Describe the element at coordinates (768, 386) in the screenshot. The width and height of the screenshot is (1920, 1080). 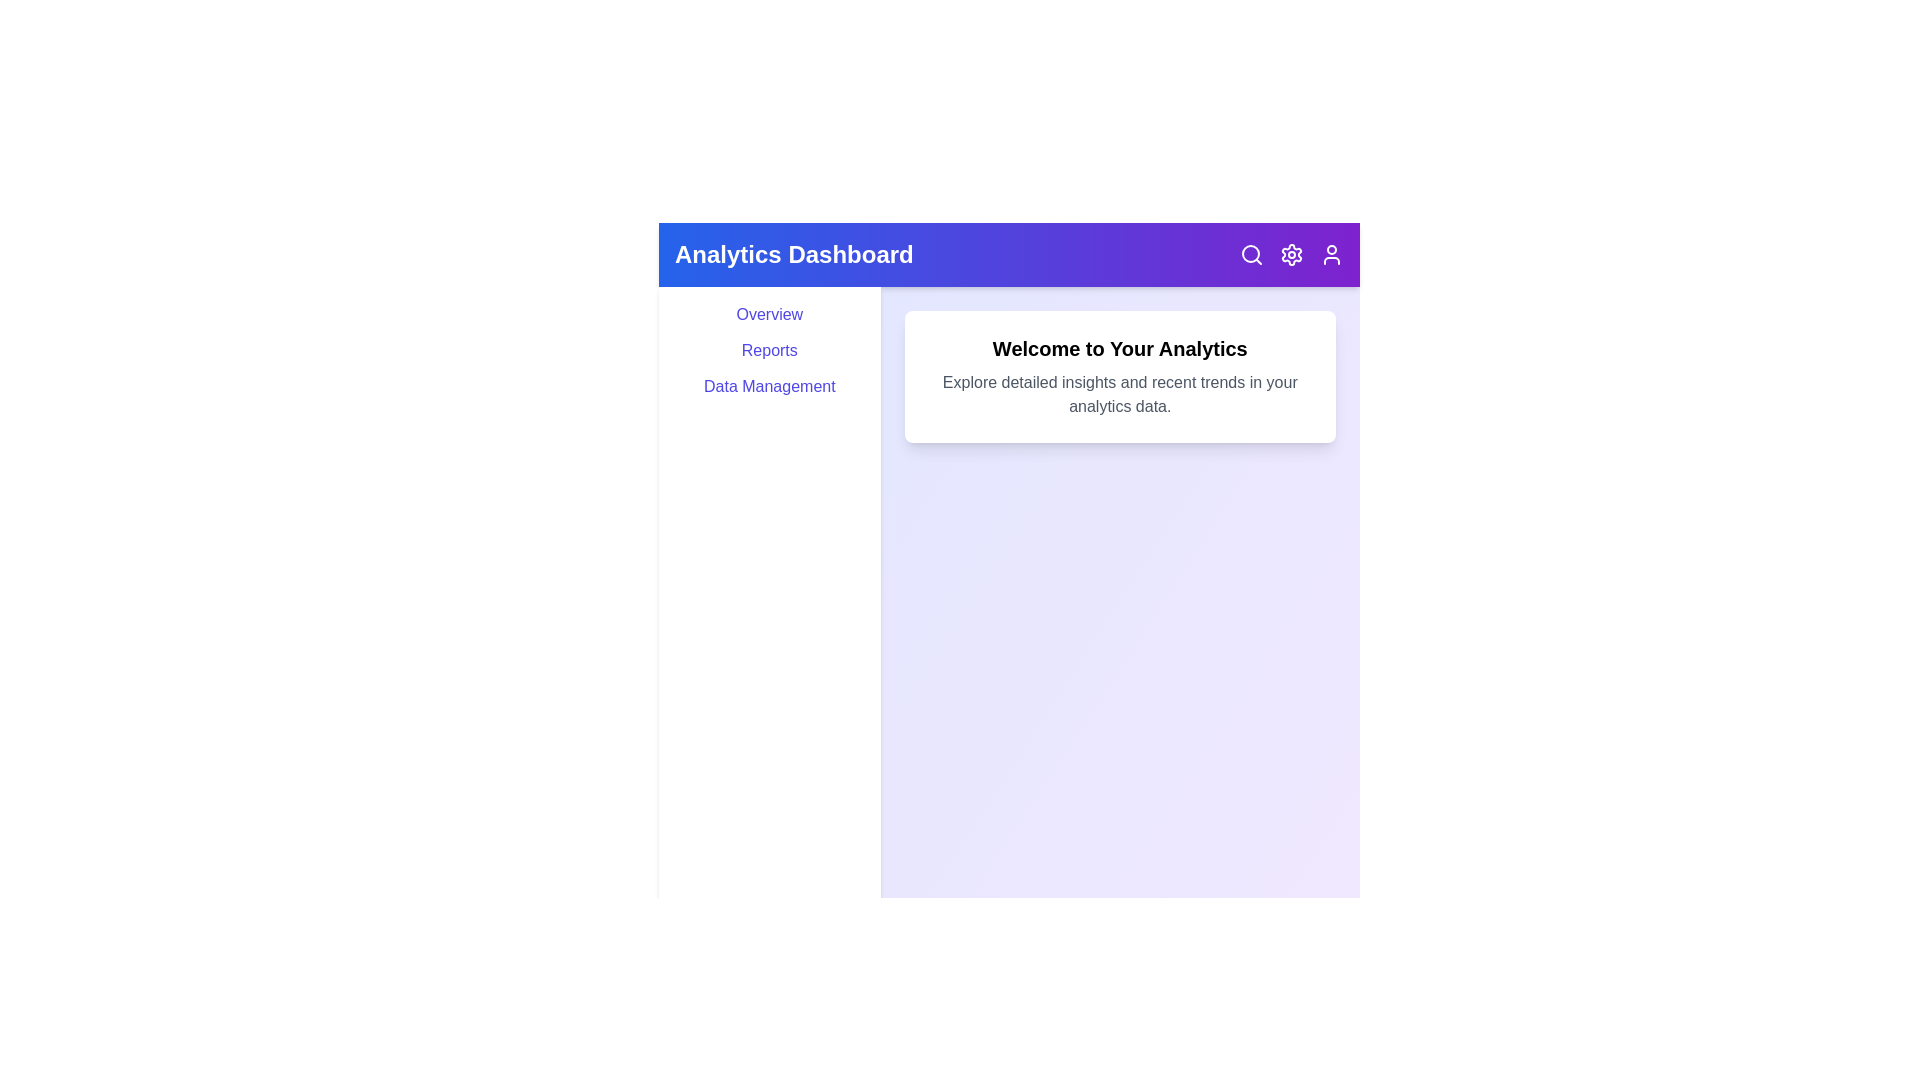
I see `the 'Data Management' menu item to navigate to the data management section` at that location.